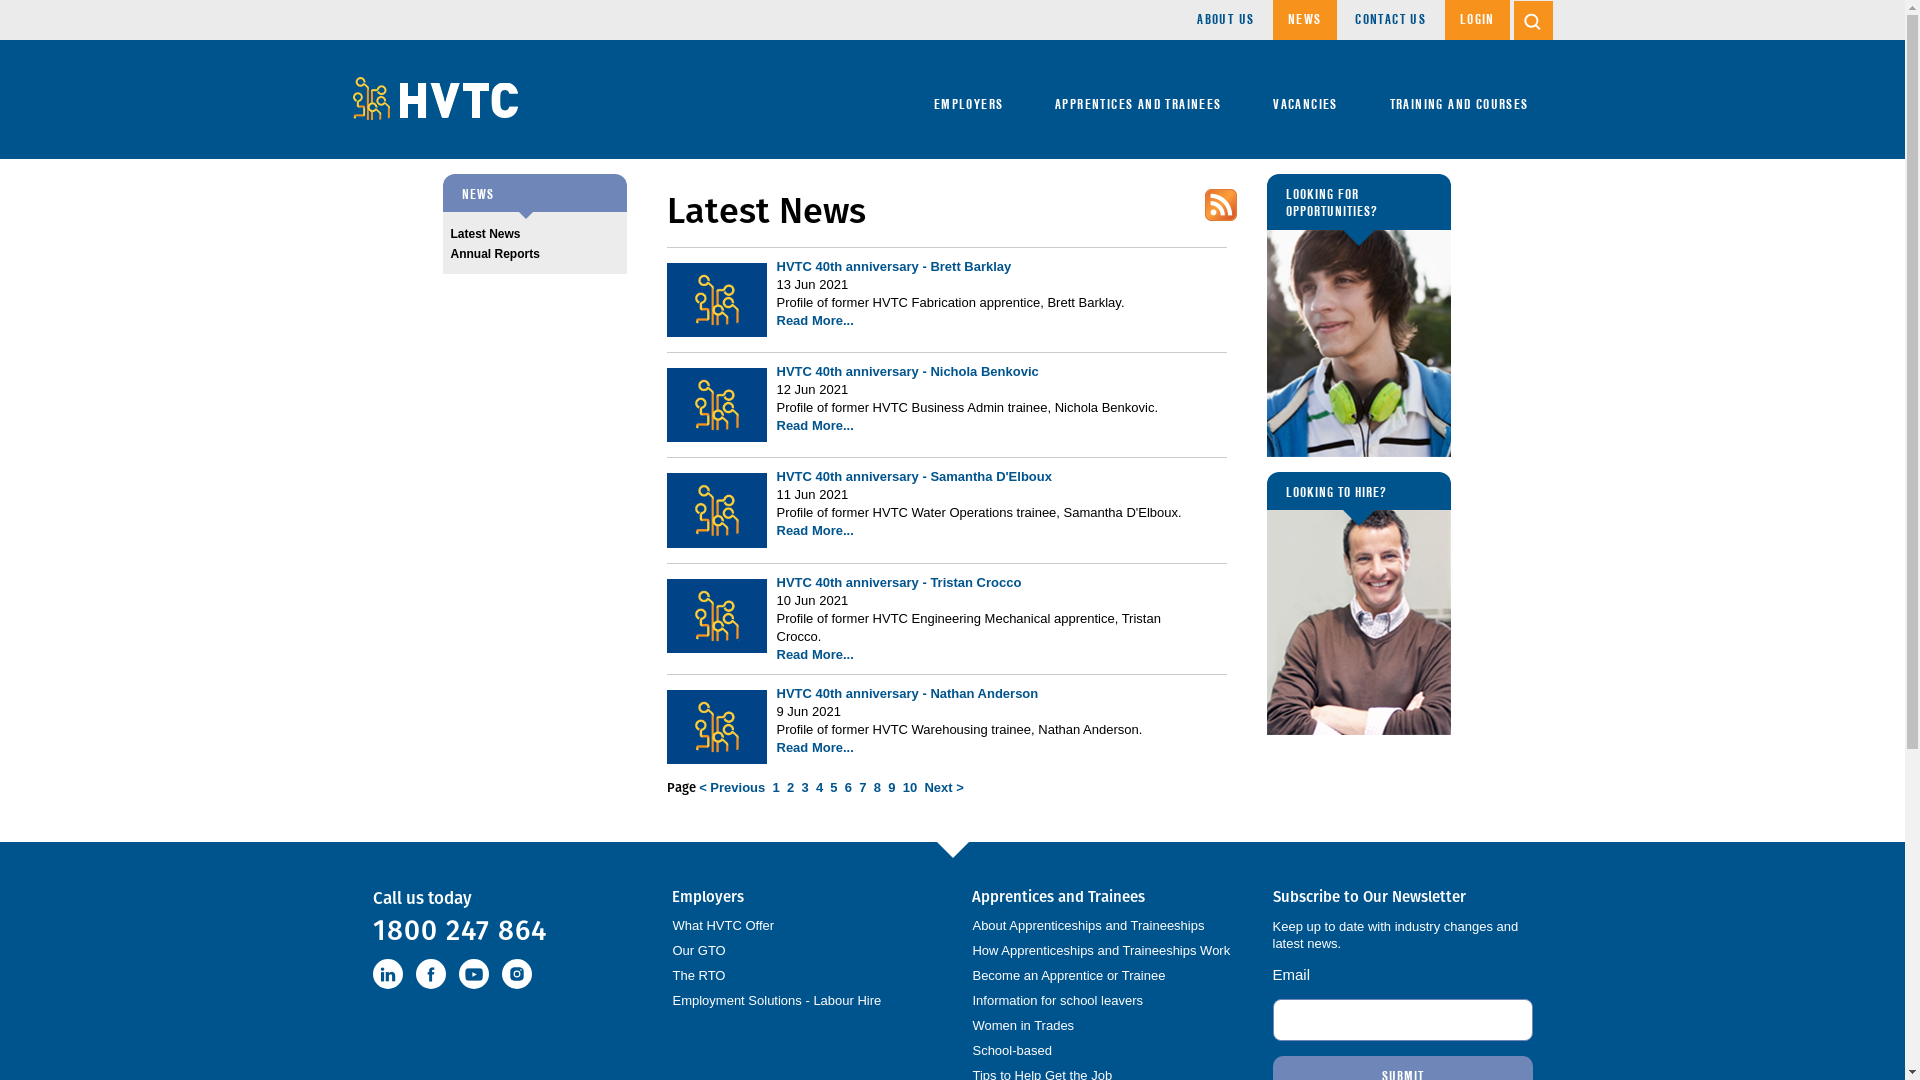 Image resolution: width=1920 pixels, height=1080 pixels. Describe the element at coordinates (1477, 19) in the screenshot. I see `'LOGIN'` at that location.